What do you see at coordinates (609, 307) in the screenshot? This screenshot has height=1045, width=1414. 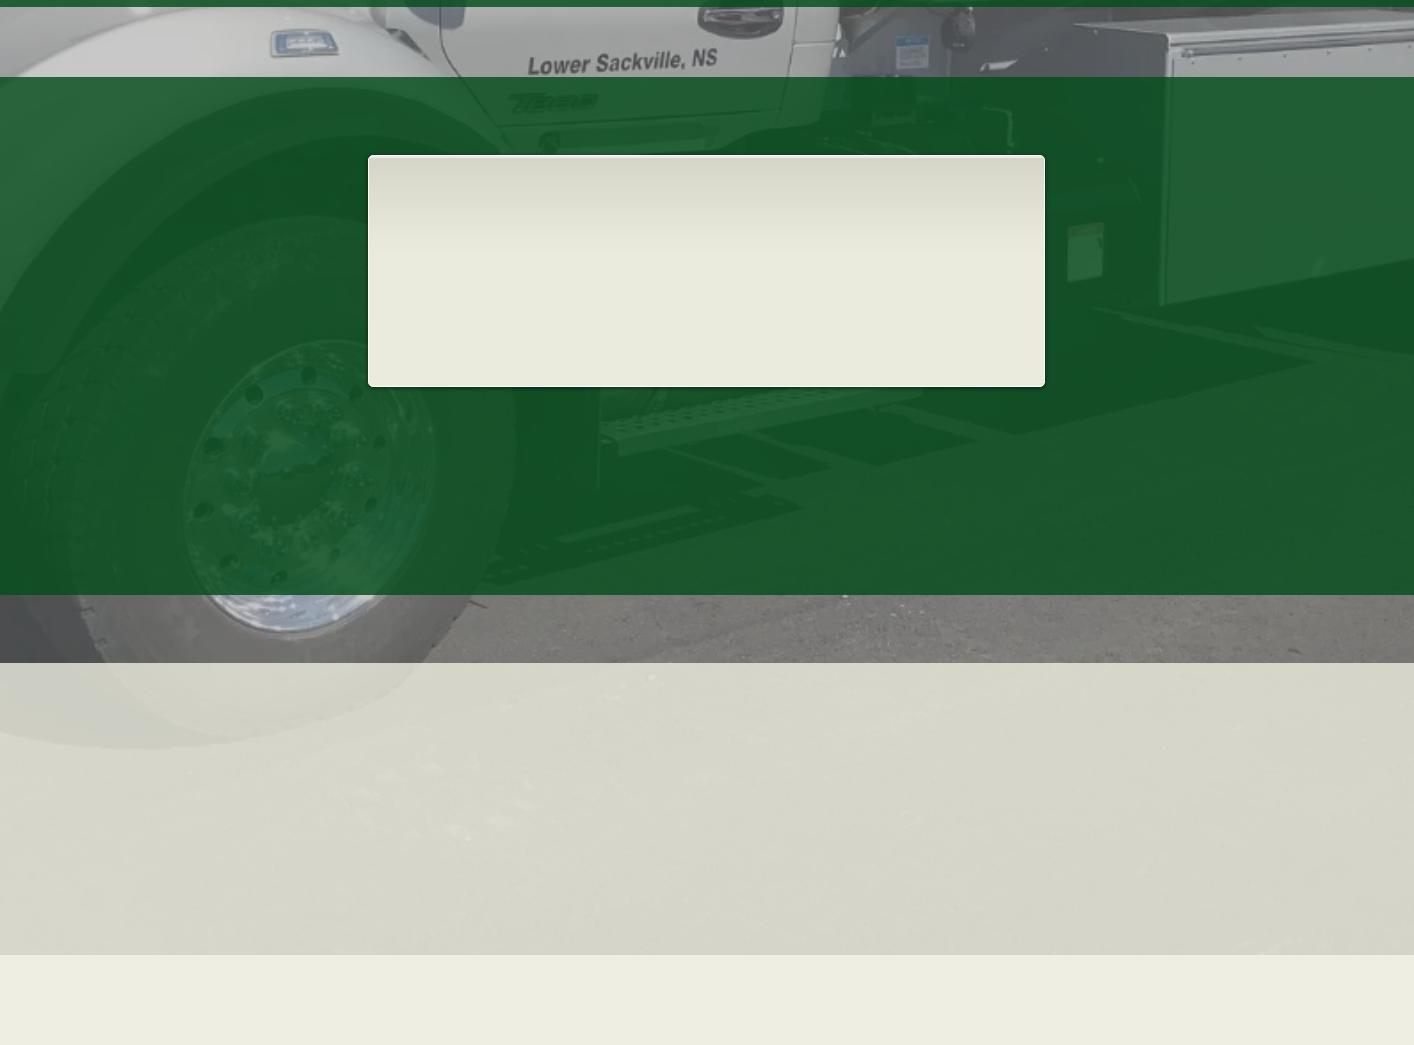 I see `'Peace of Mind Monitors & Tank/Equip'` at bounding box center [609, 307].